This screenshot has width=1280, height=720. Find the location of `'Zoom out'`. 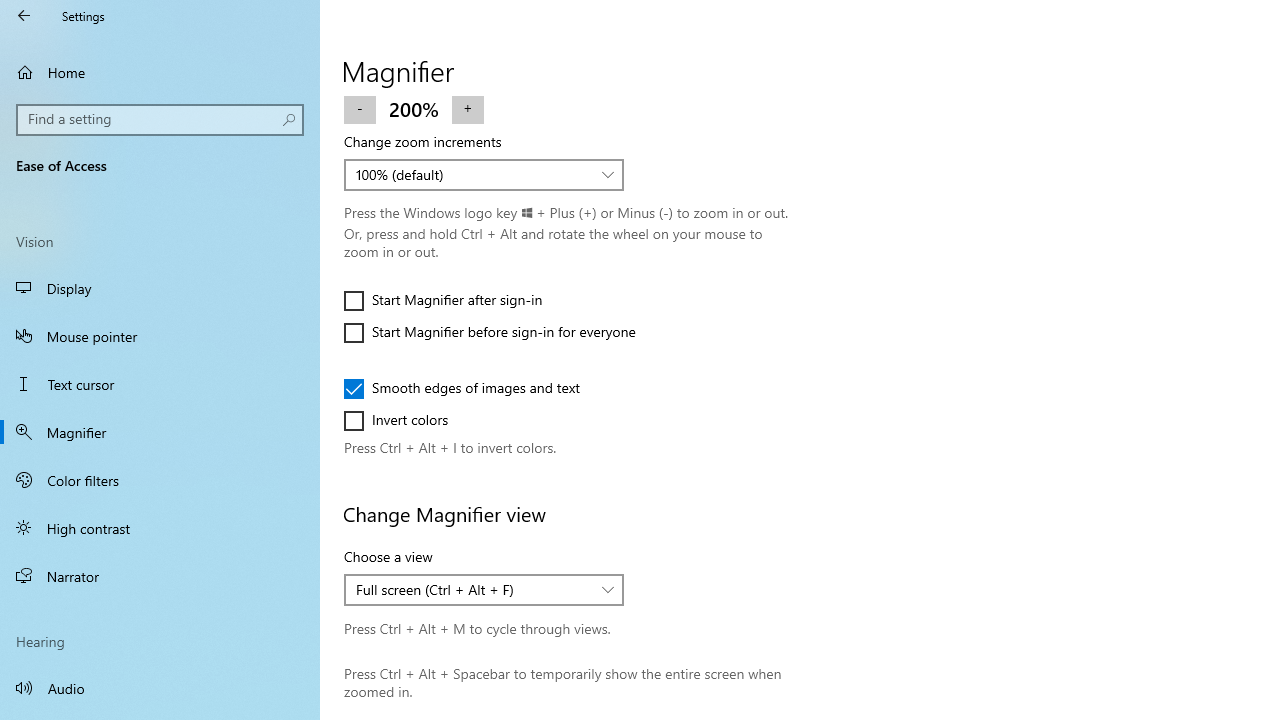

'Zoom out' is located at coordinates (360, 108).